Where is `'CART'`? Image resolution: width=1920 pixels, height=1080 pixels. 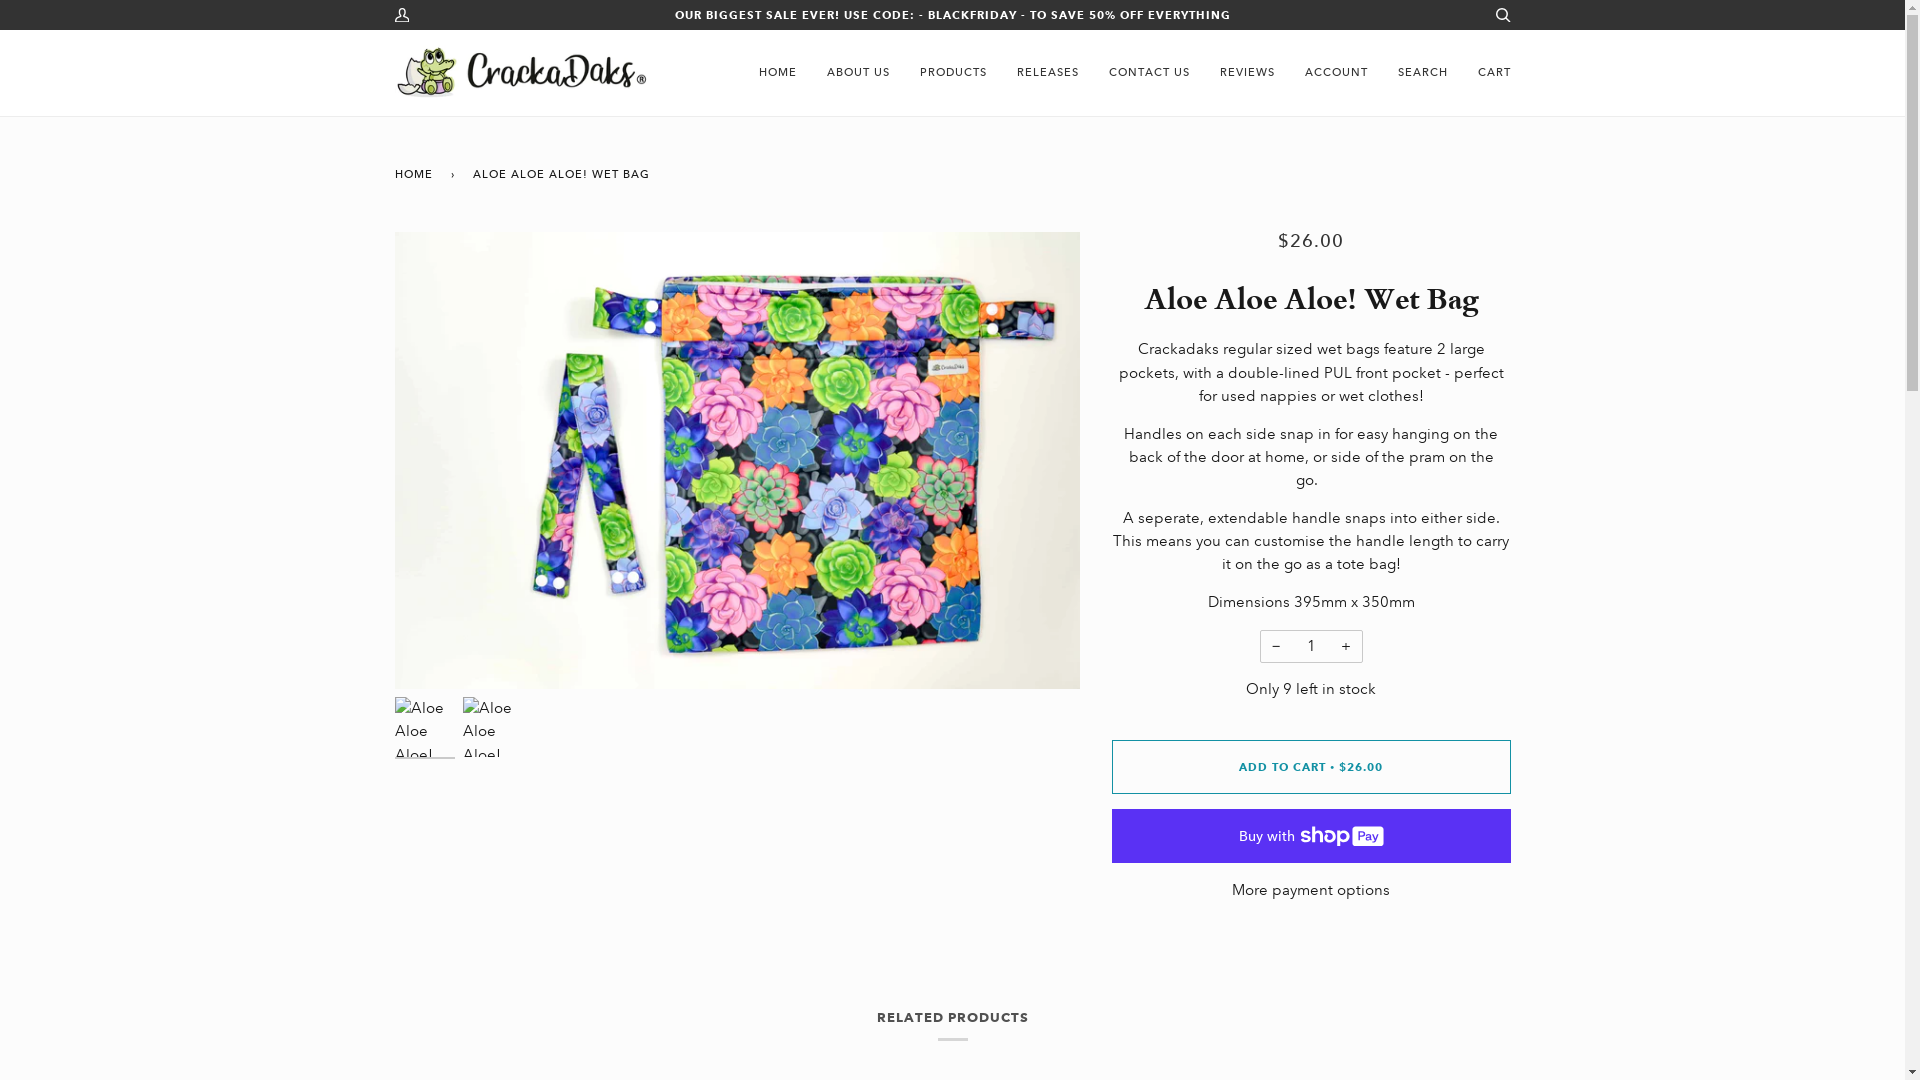
'CART' is located at coordinates (1493, 72).